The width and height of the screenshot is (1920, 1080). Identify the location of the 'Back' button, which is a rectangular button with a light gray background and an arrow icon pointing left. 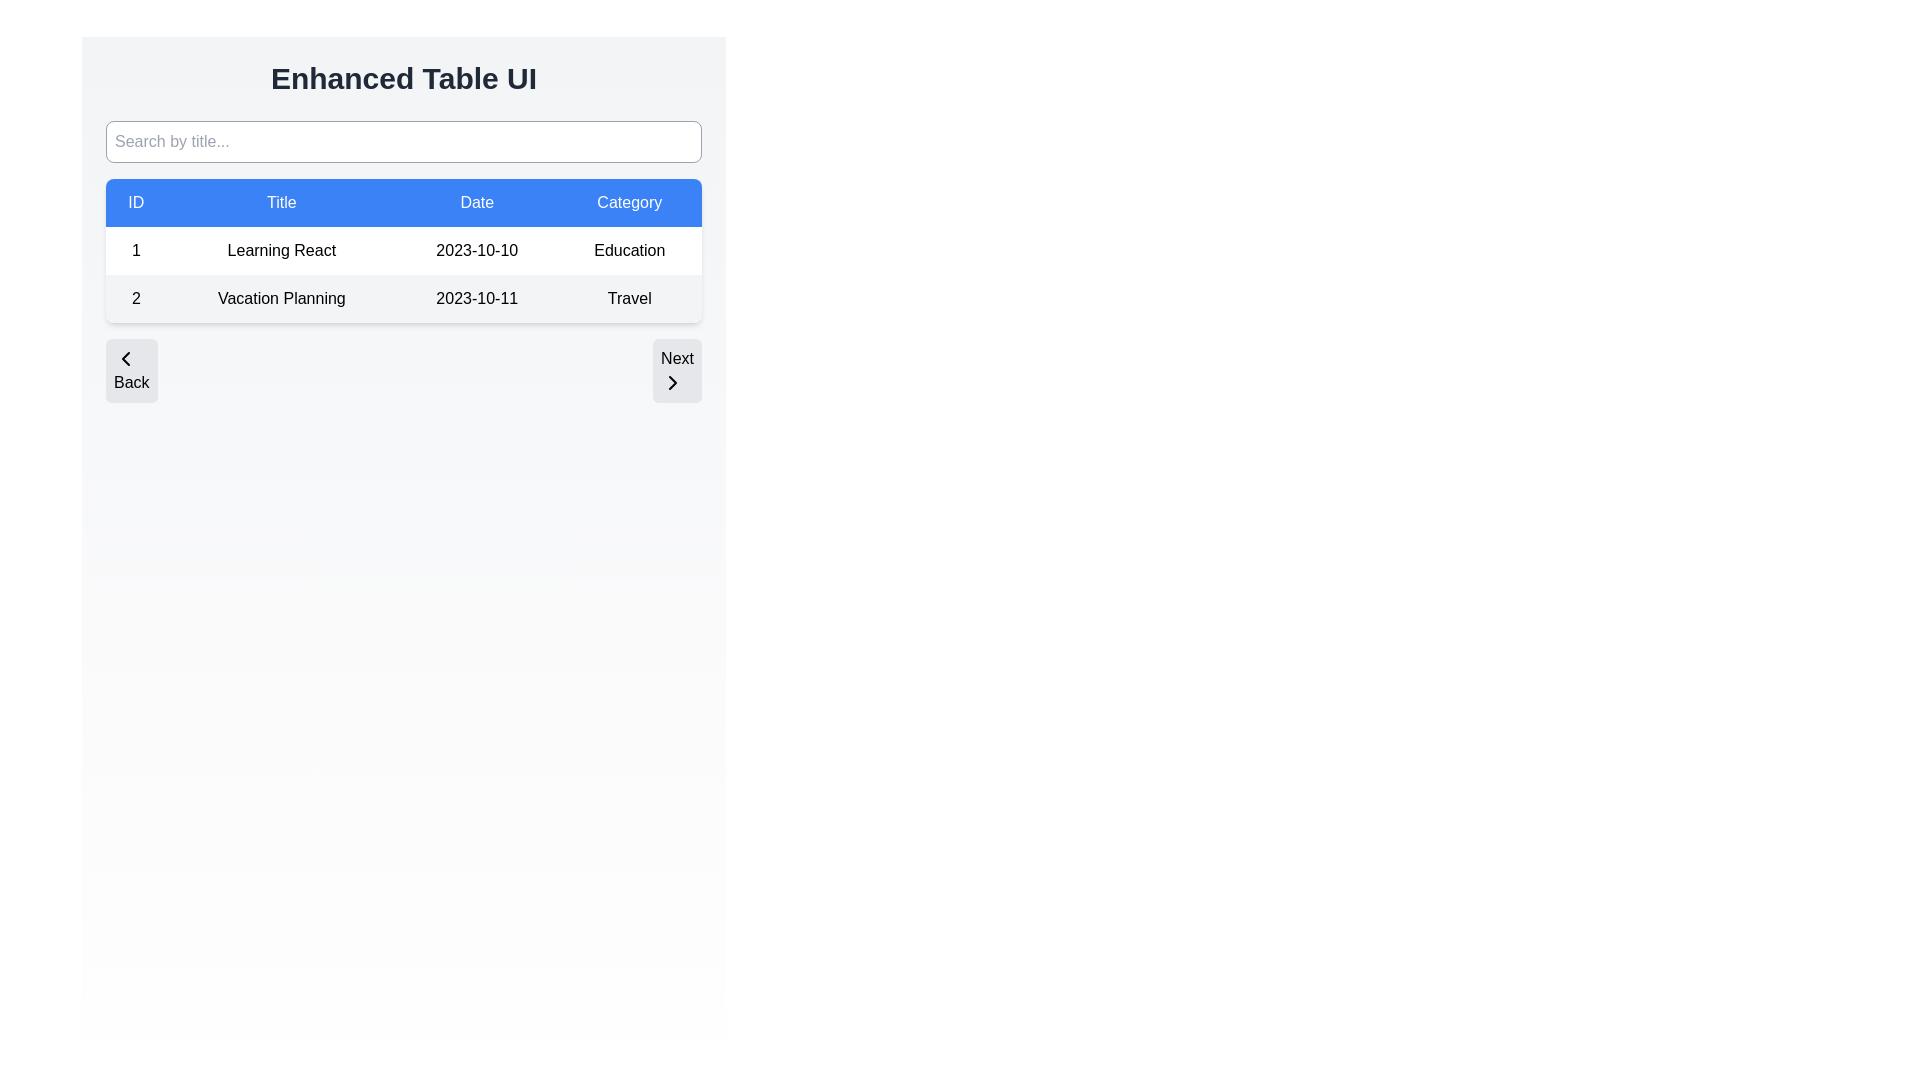
(130, 370).